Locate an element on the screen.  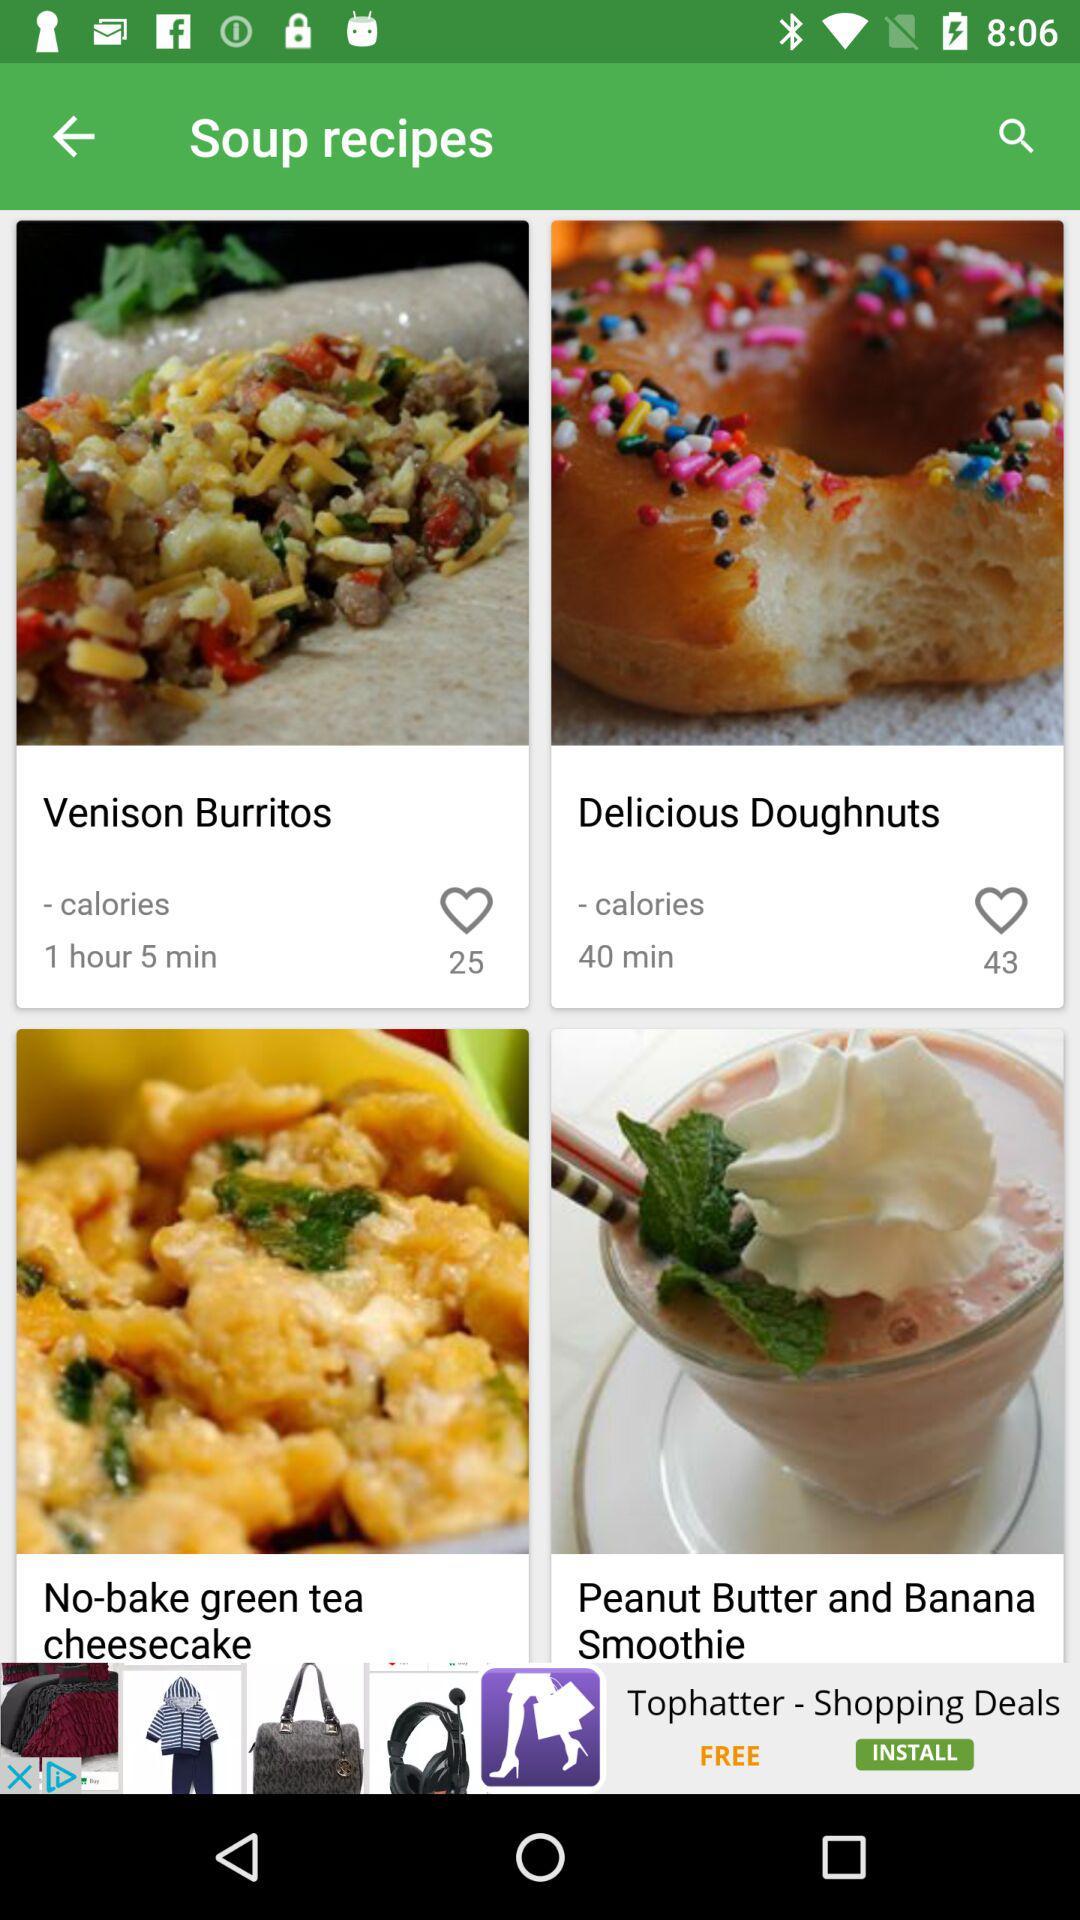
the text which is below to the second row first column image is located at coordinates (273, 1608).